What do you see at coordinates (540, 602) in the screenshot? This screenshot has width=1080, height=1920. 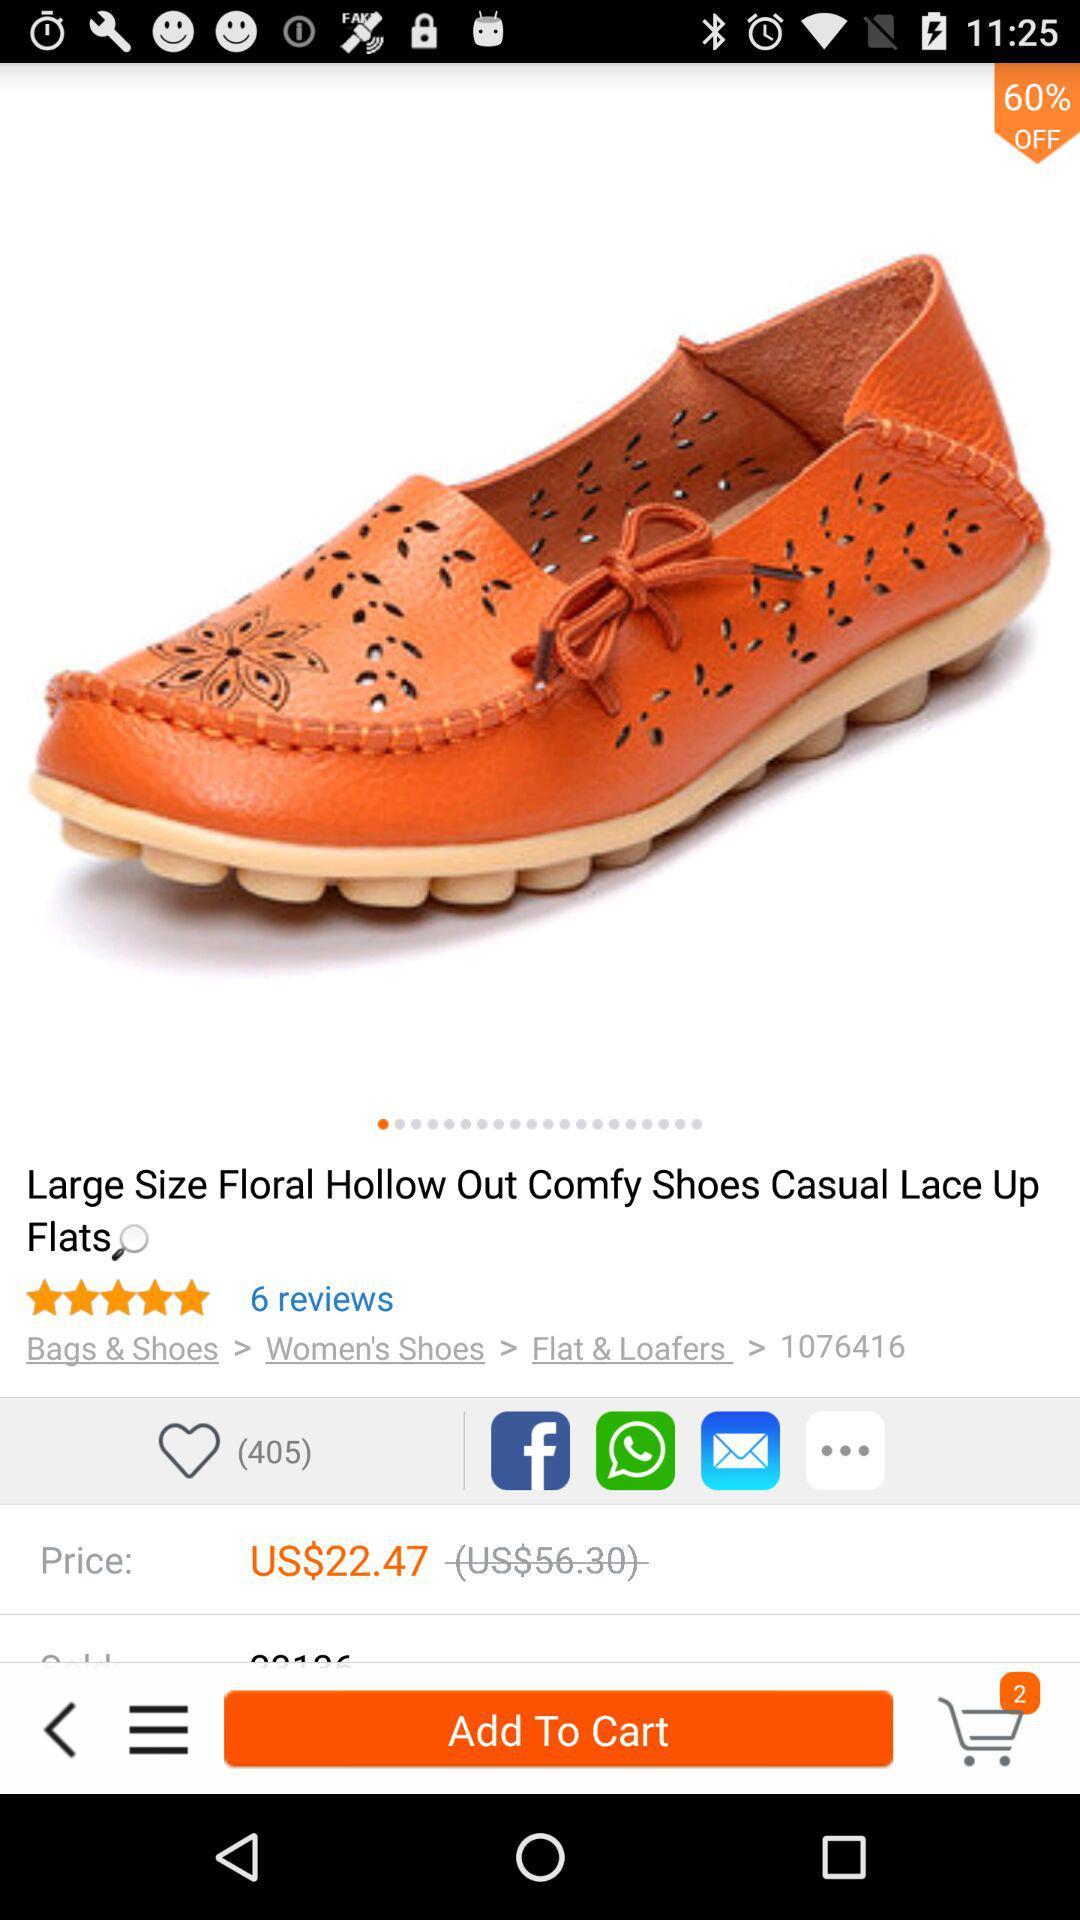 I see `product view` at bounding box center [540, 602].